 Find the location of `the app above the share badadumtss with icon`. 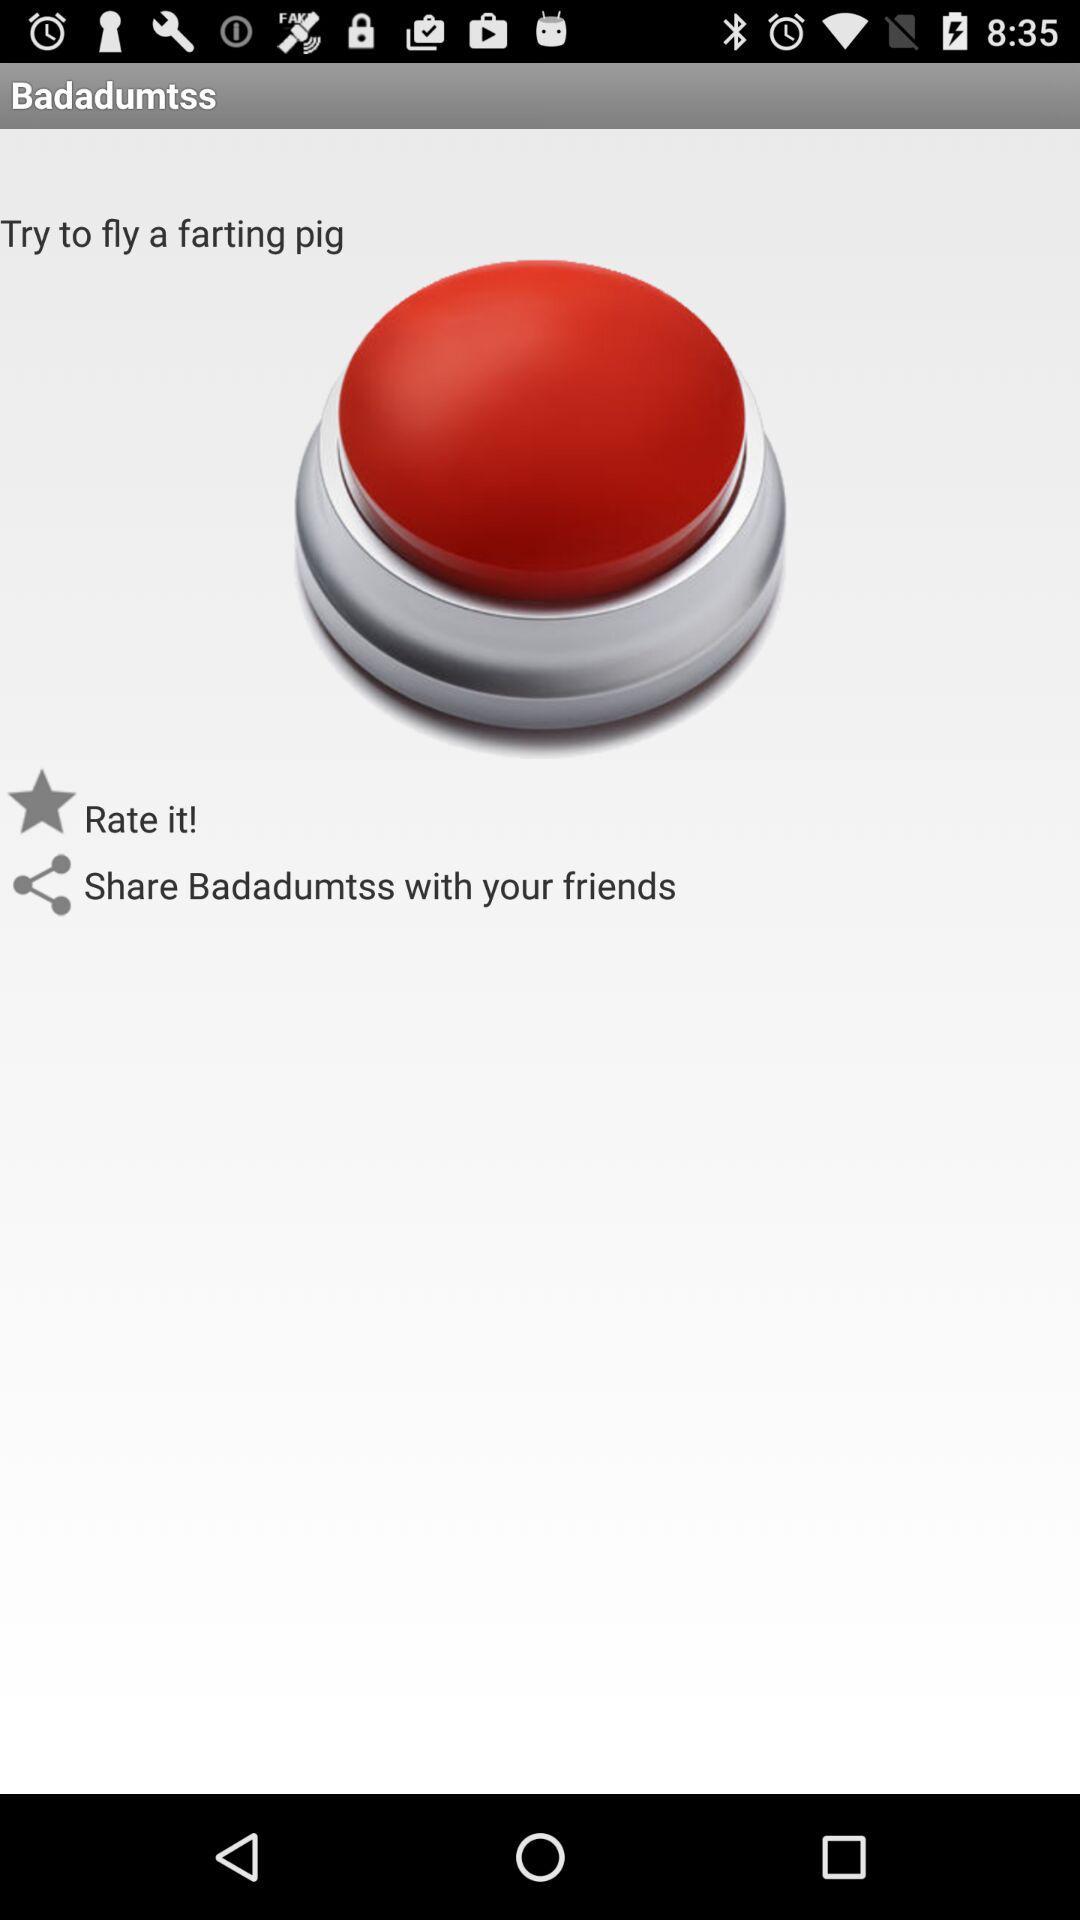

the app above the share badadumtss with icon is located at coordinates (538, 508).